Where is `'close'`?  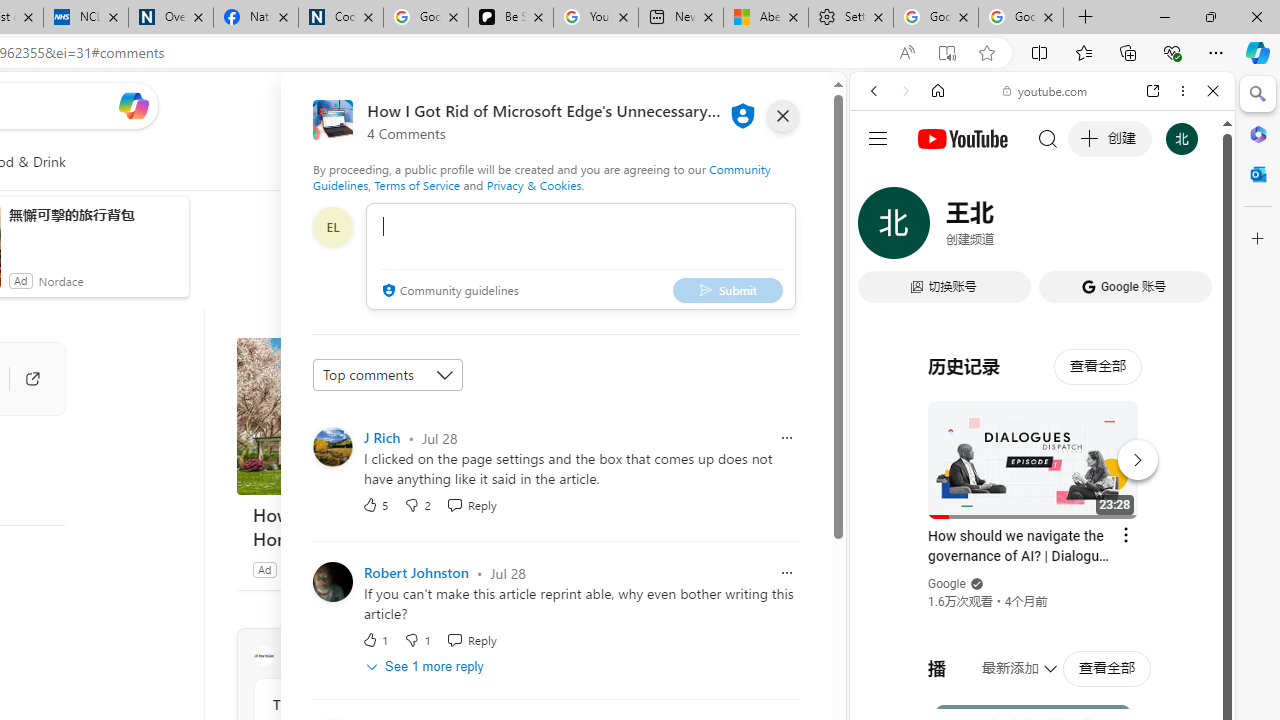 'close' is located at coordinates (781, 115).